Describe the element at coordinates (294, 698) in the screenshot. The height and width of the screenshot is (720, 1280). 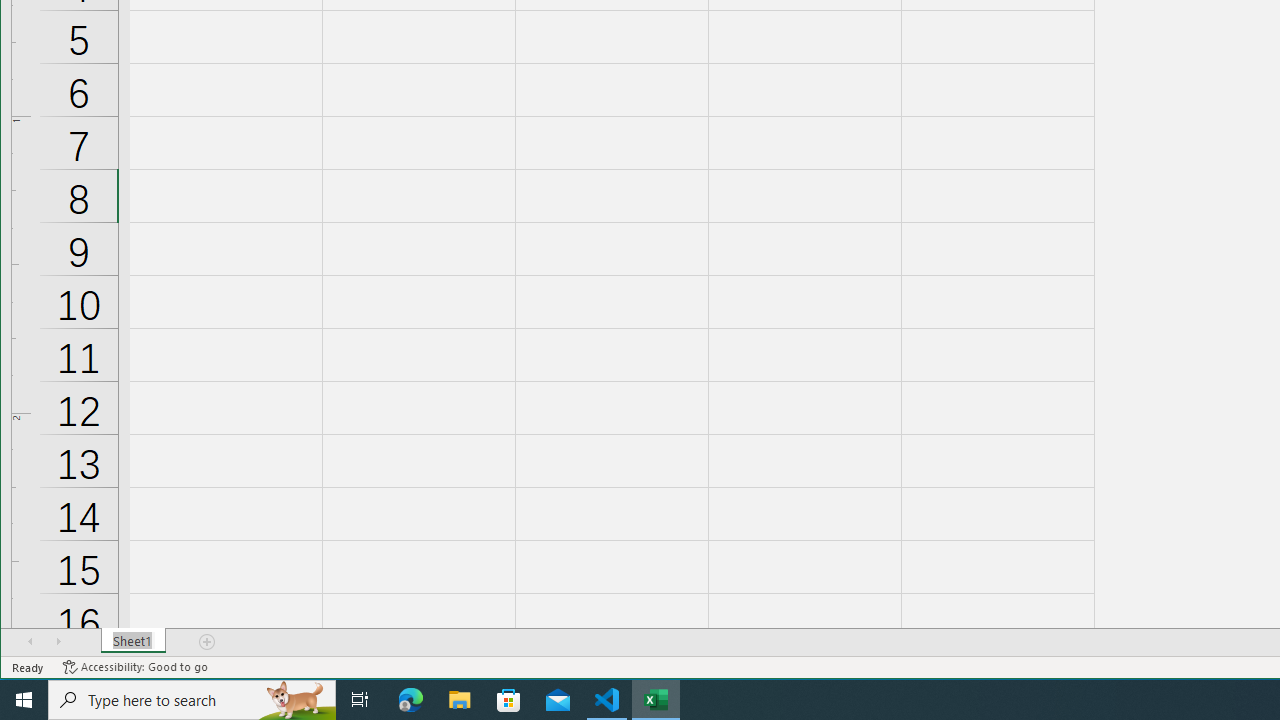
I see `'Search highlights icon opens search home window'` at that location.